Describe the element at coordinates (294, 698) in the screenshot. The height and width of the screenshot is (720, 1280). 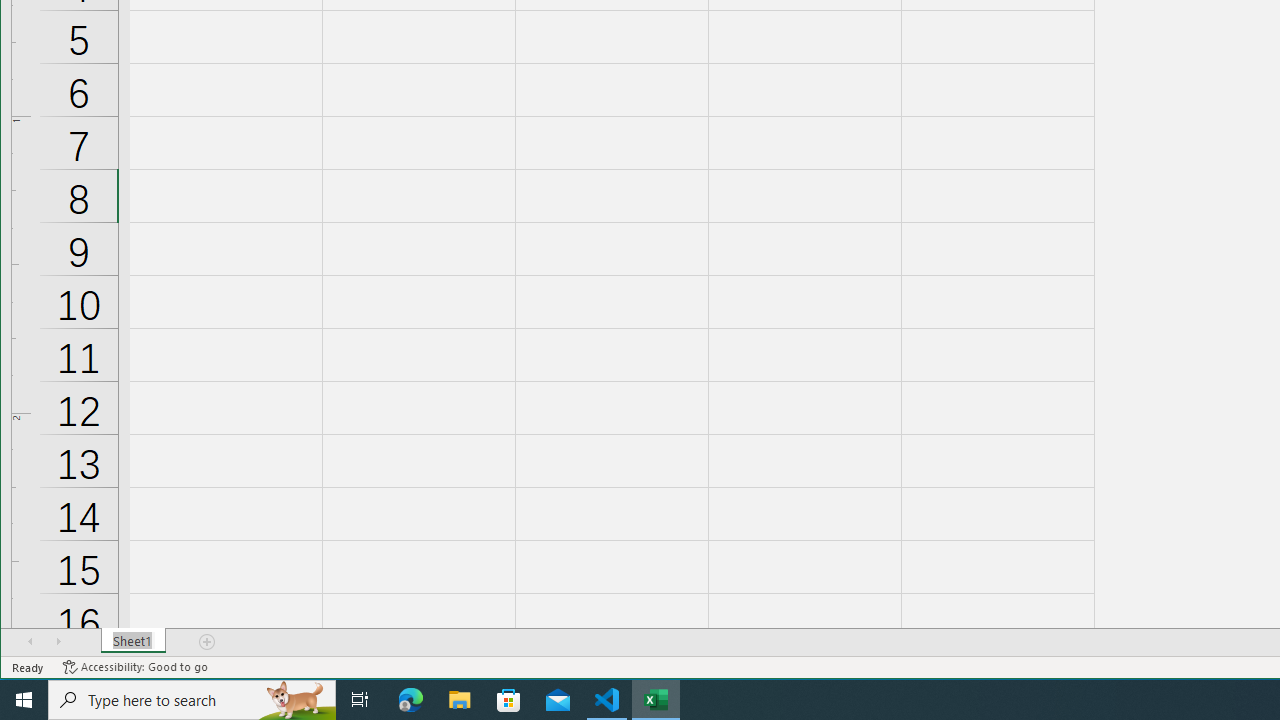
I see `'Search highlights icon opens search home window'` at that location.